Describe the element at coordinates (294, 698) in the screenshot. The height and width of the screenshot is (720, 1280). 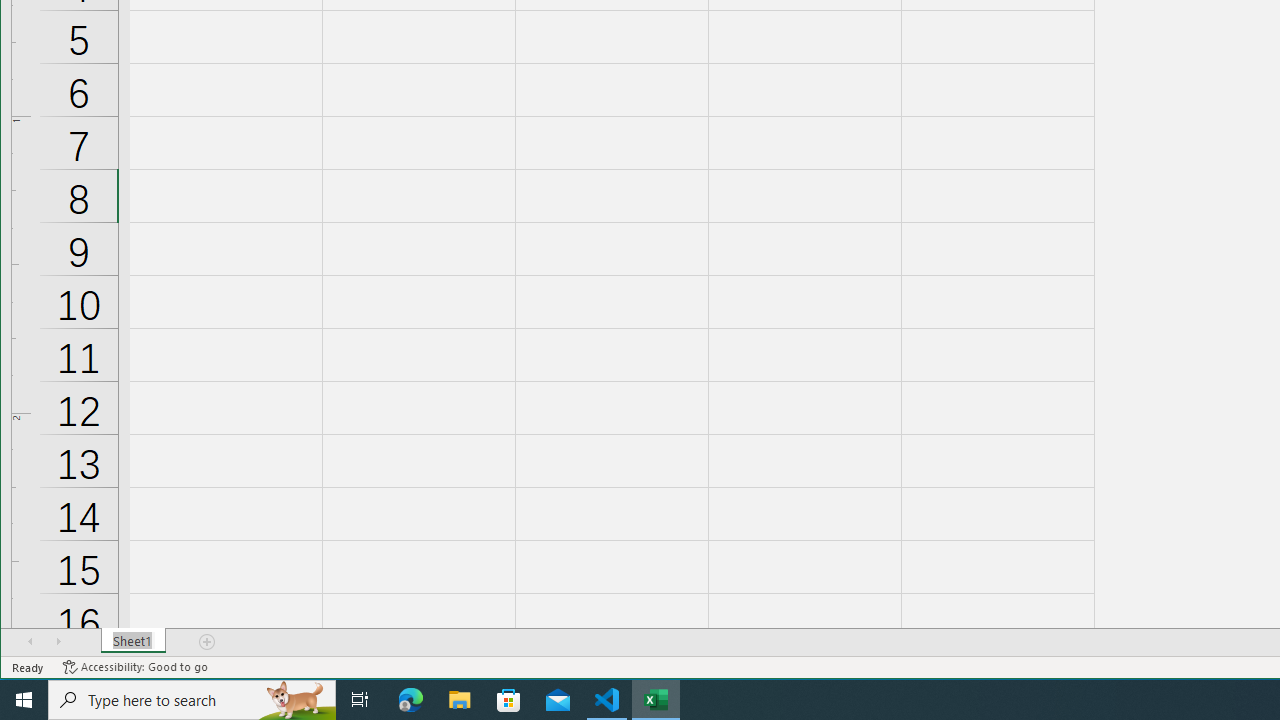
I see `'Search highlights icon opens search home window'` at that location.